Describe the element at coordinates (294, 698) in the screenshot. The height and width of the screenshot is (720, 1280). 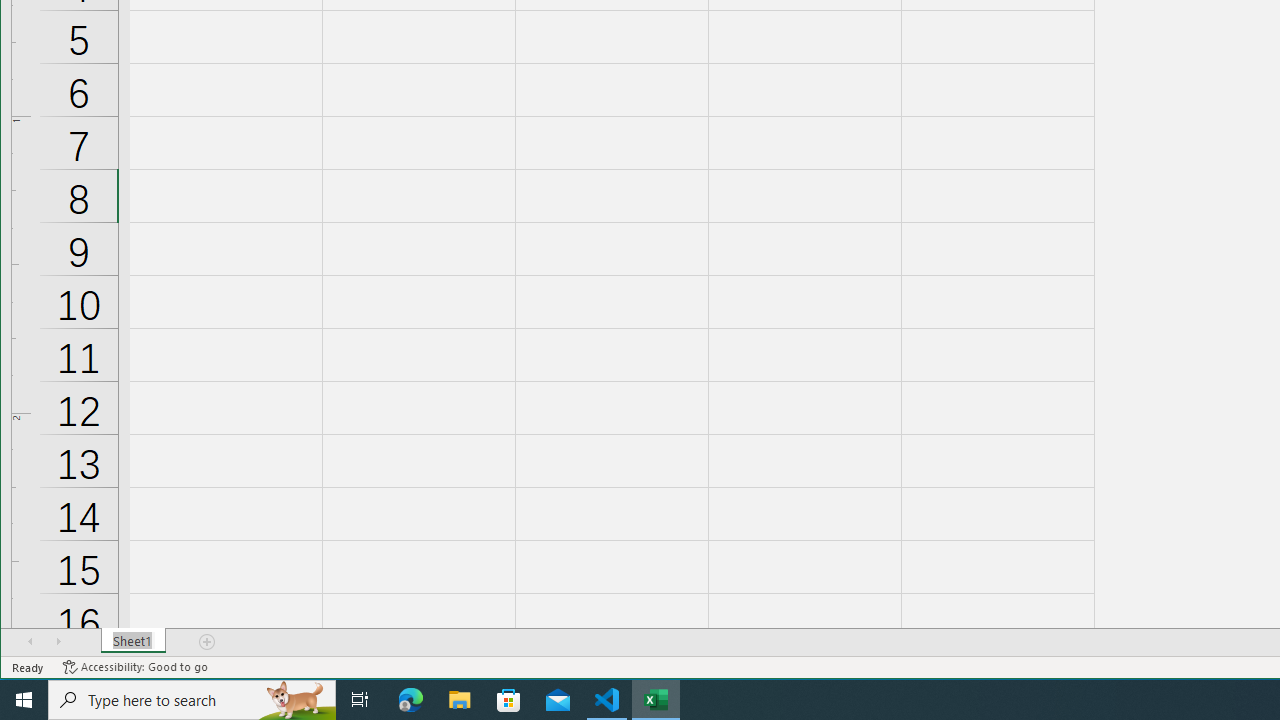
I see `'Search highlights icon opens search home window'` at that location.